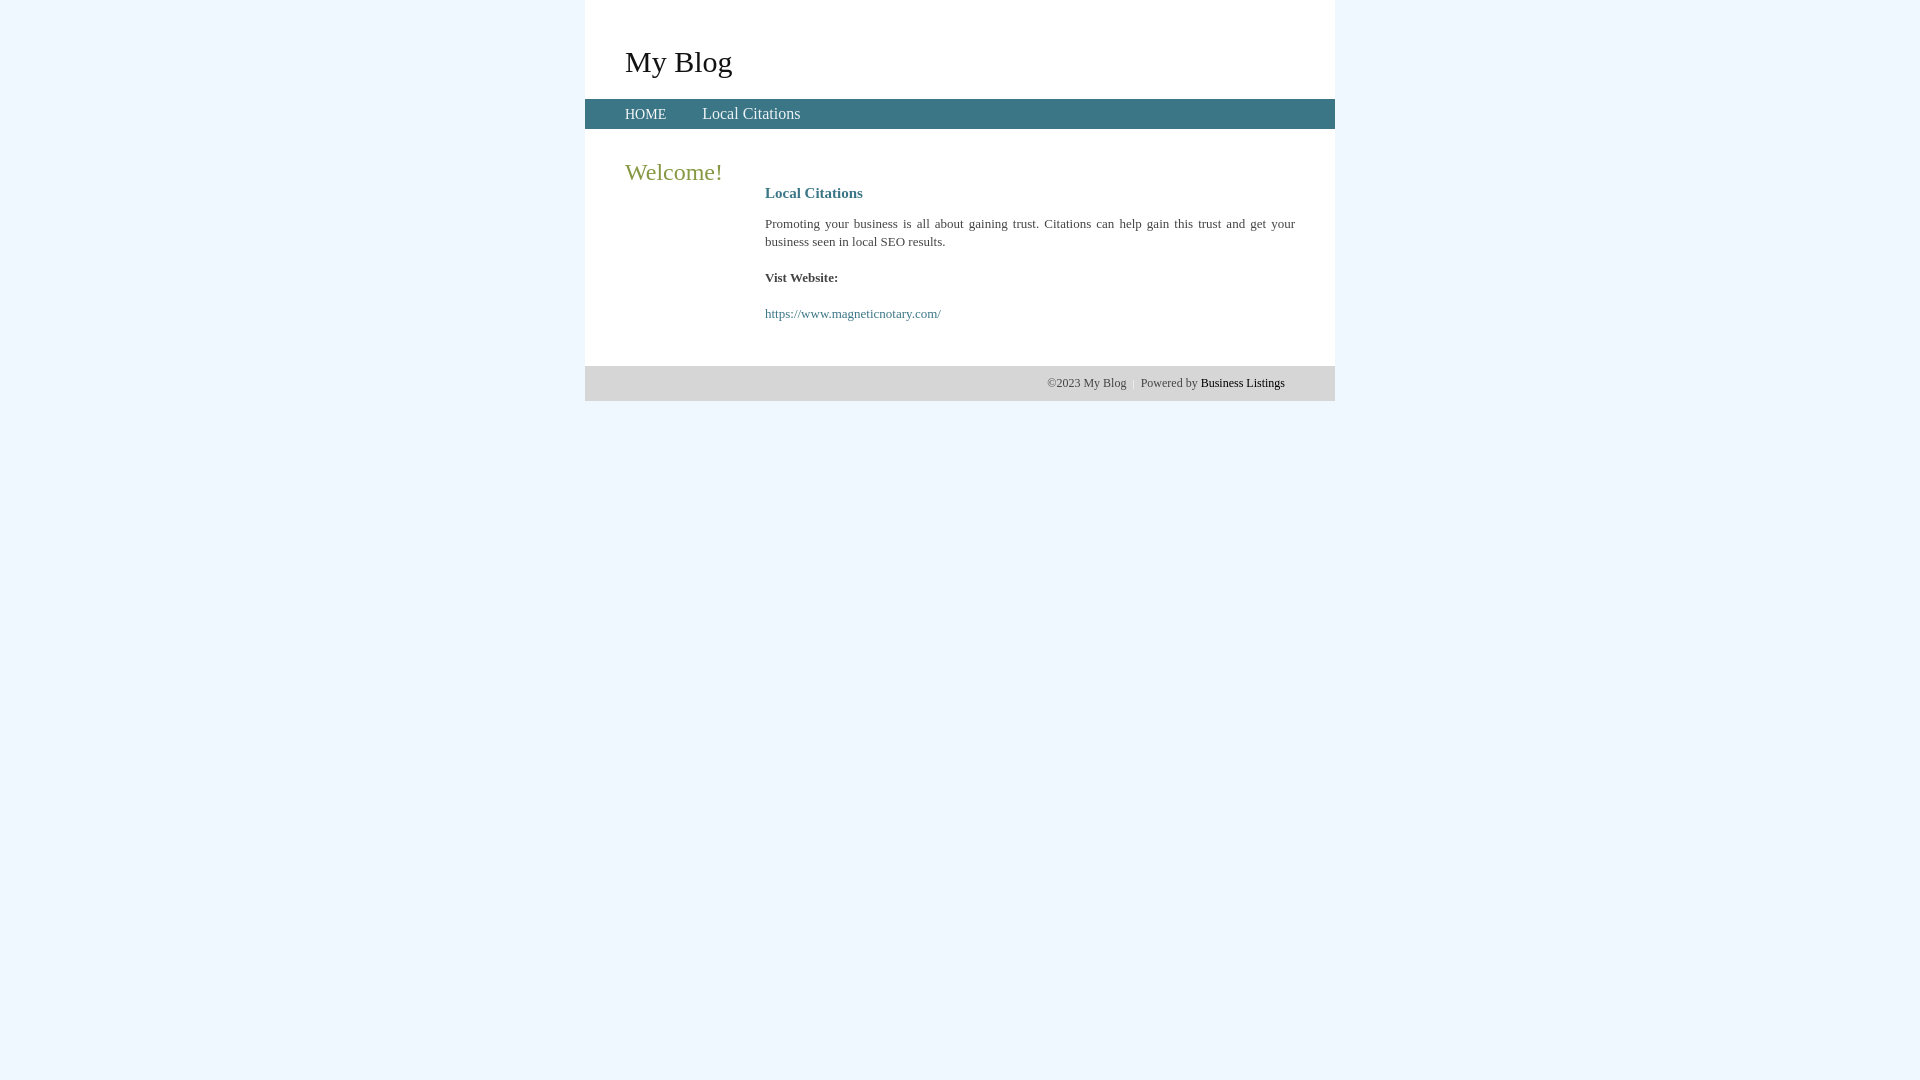 The height and width of the screenshot is (1080, 1920). I want to click on 'https://www.magneticnotary.com/', so click(853, 313).